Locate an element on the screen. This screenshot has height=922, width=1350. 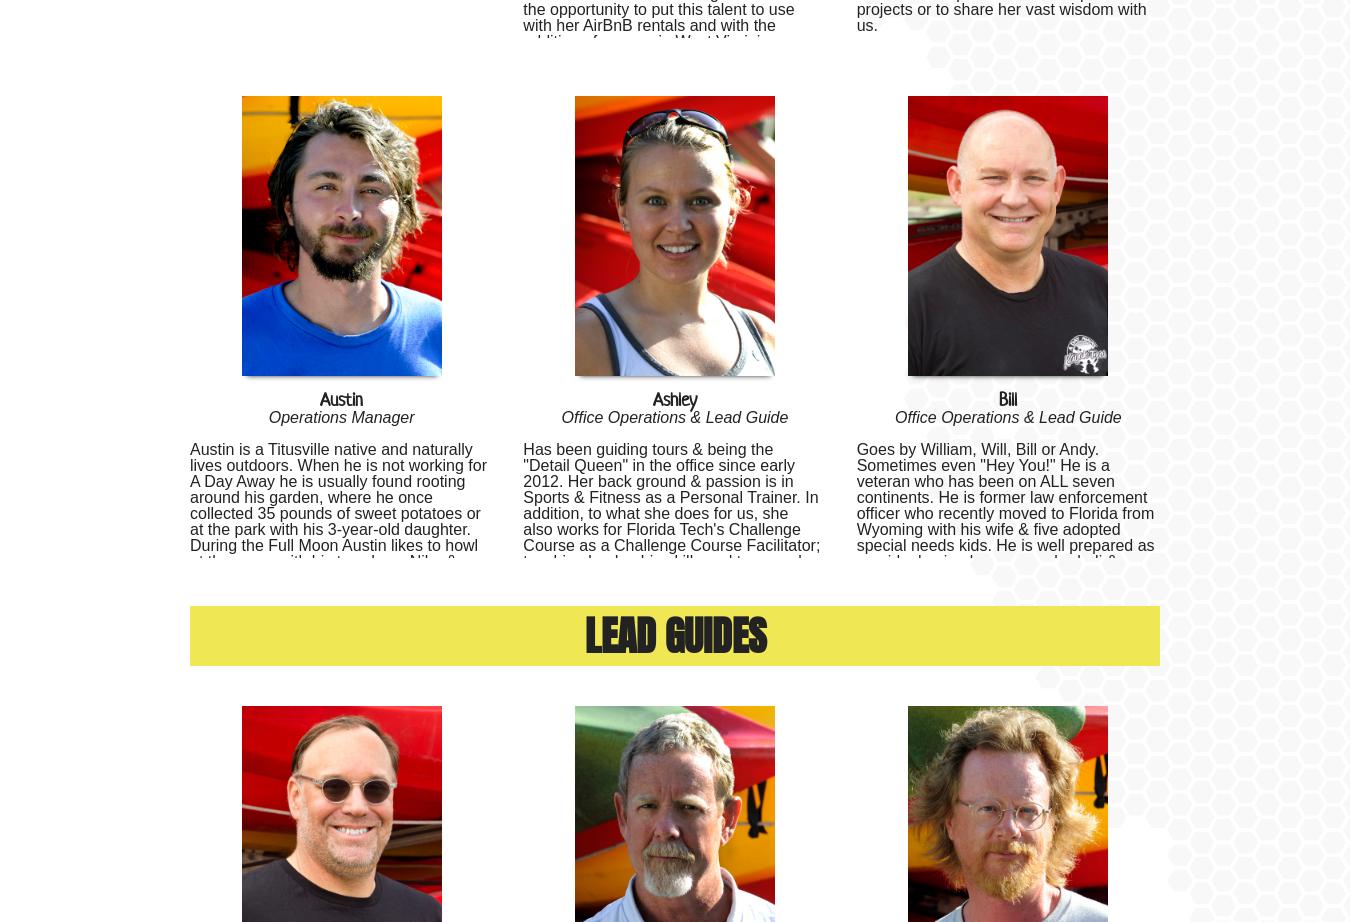
'Bill' is located at coordinates (1007, 398).